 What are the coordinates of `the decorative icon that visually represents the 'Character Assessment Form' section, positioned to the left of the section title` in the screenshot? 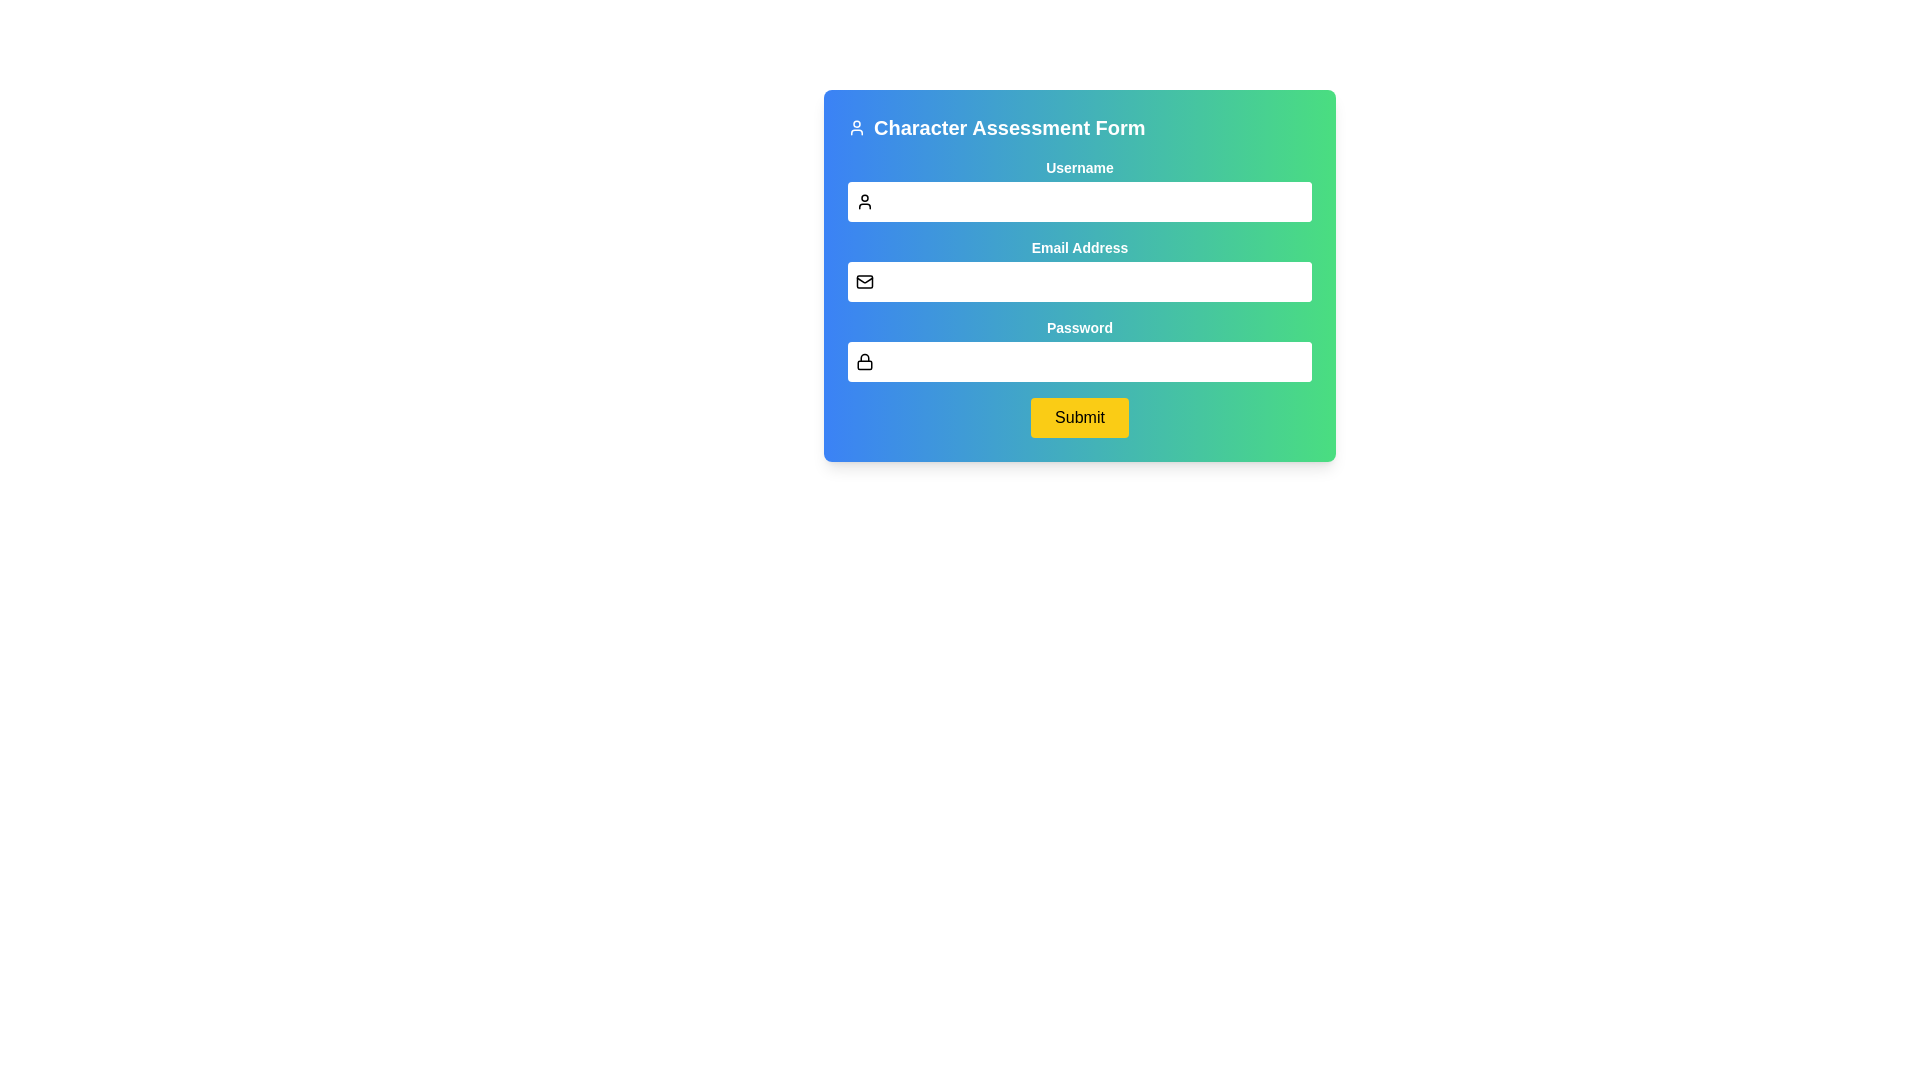 It's located at (857, 127).